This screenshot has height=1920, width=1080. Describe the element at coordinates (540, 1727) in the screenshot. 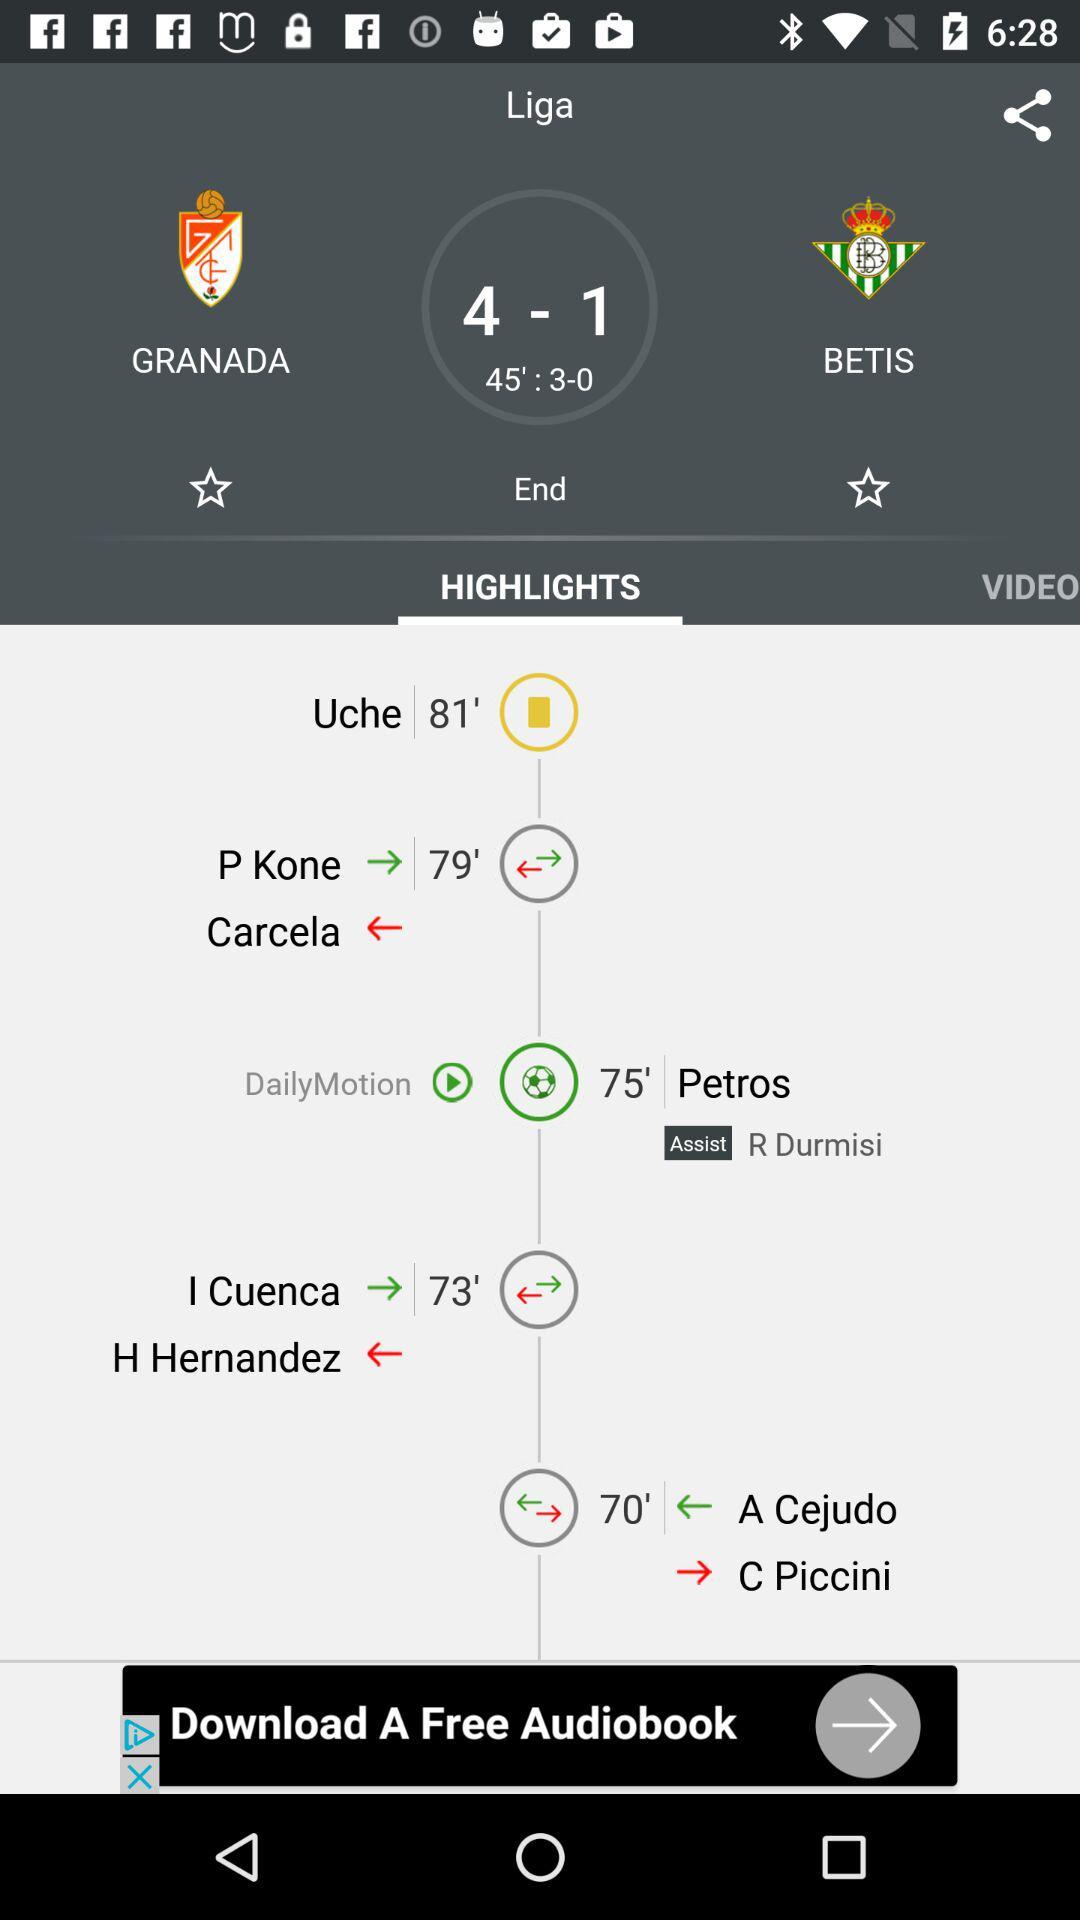

I see `open advertisement` at that location.